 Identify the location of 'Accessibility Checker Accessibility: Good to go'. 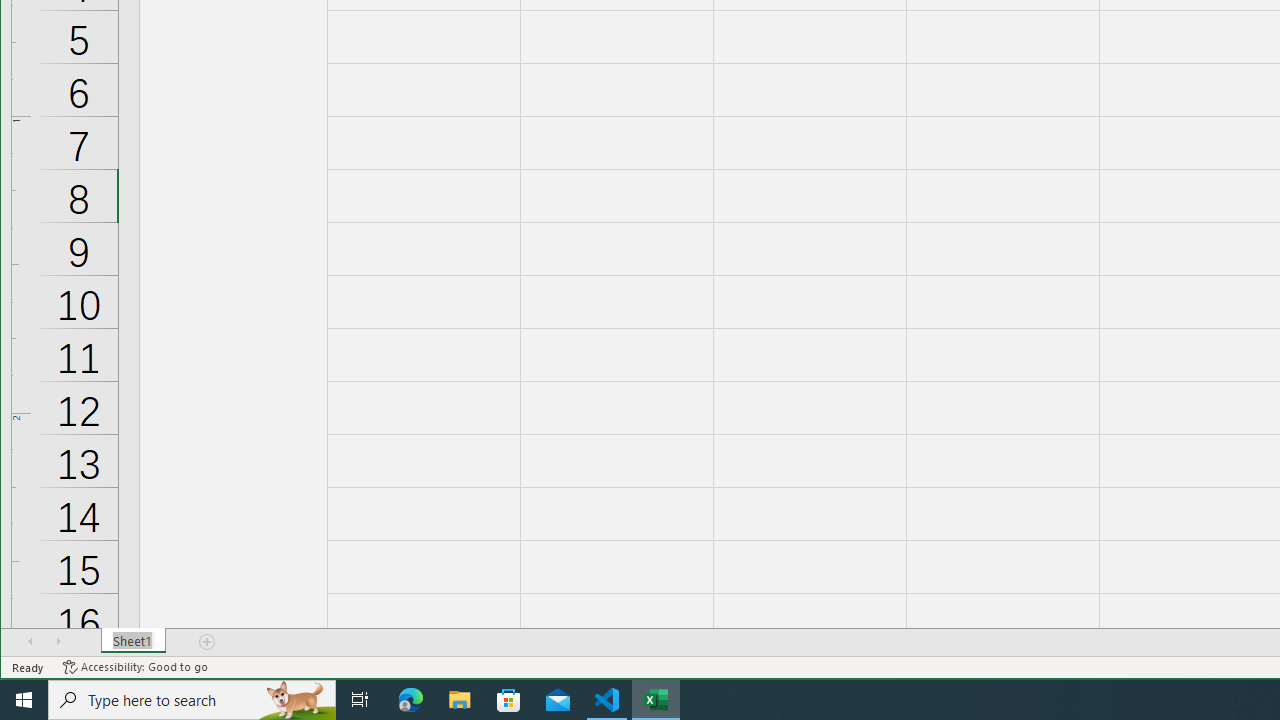
(134, 667).